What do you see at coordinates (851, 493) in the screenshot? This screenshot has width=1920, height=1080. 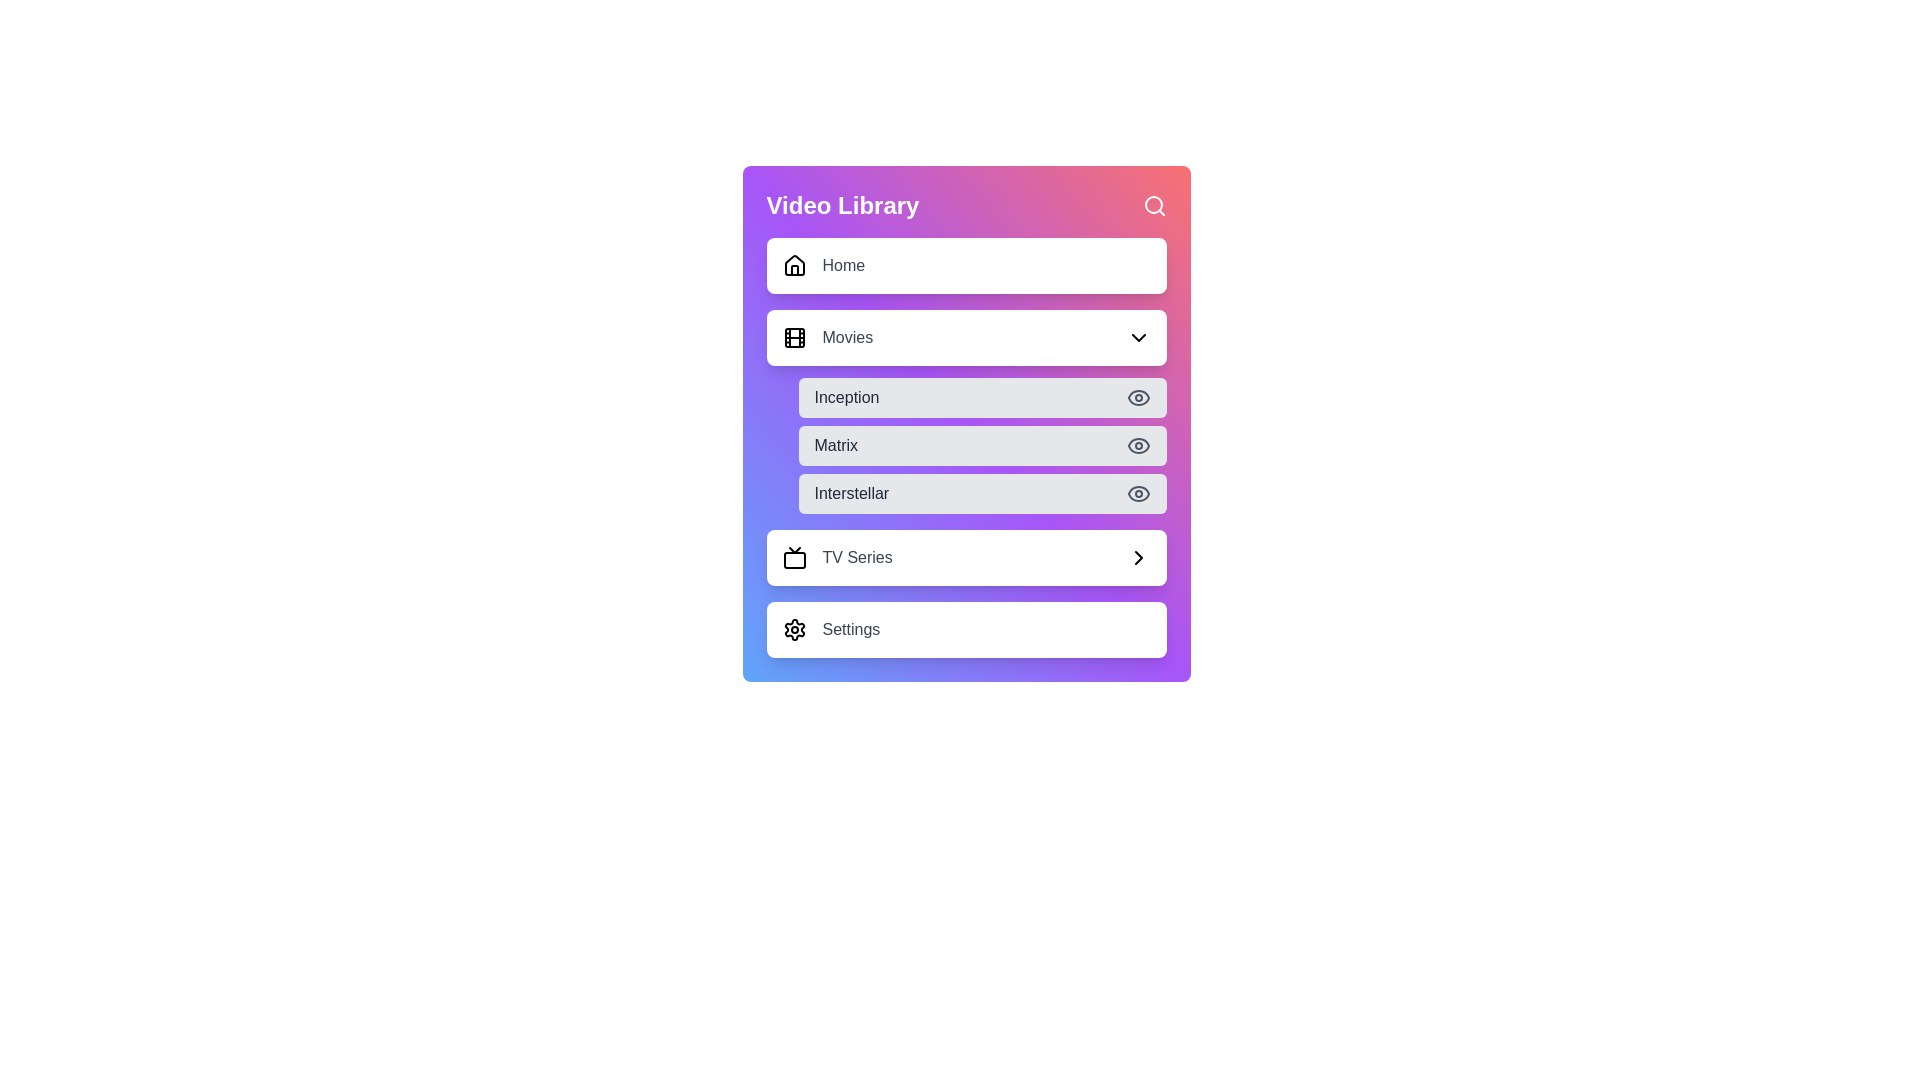 I see `the text label displaying 'Interstellar'` at bounding box center [851, 493].